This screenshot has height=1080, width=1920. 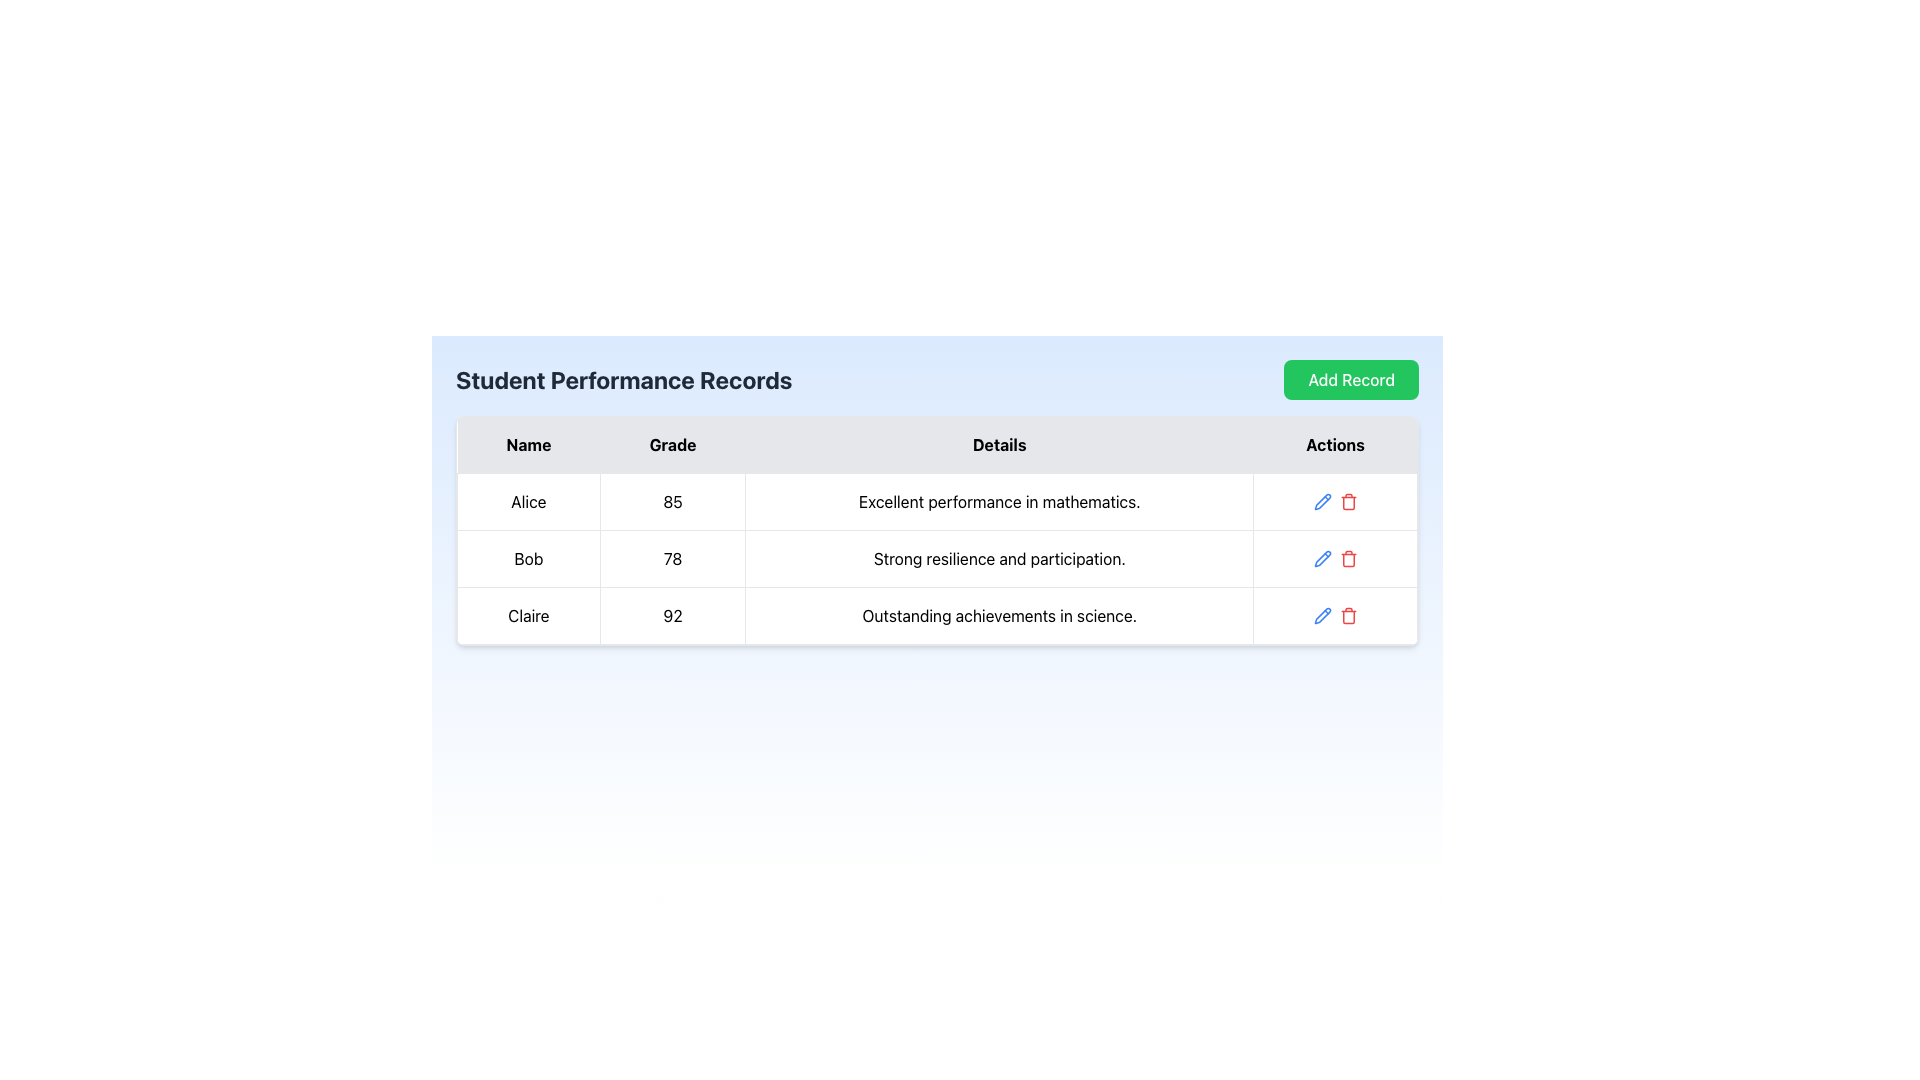 What do you see at coordinates (1322, 559) in the screenshot?
I see `the pencil icon in the Actions column of the second row of the table, which is used to initiate an edit action` at bounding box center [1322, 559].